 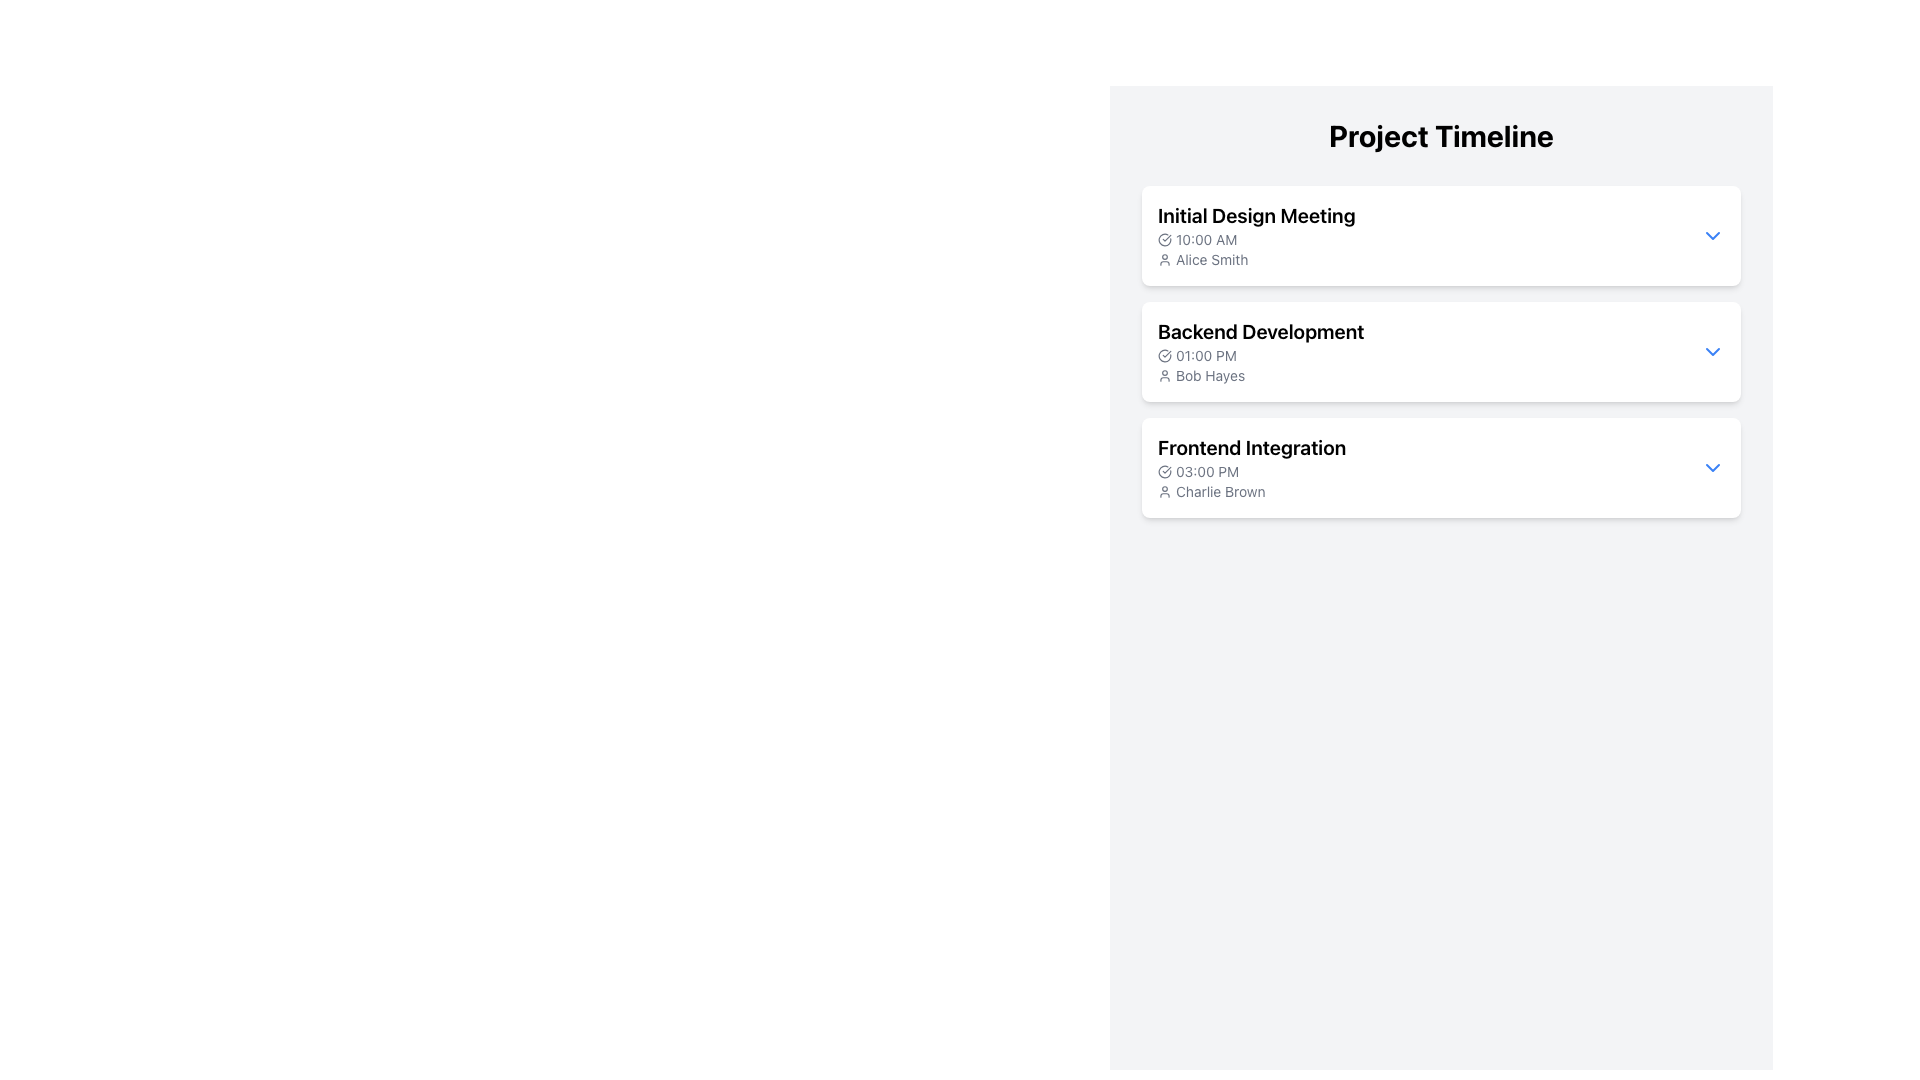 What do you see at coordinates (1165, 471) in the screenshot?
I see `the small circular icon with a checkmark inside it, located to the left of the '03:00 PM' text in the 'Frontend Integration' section of the project timeline` at bounding box center [1165, 471].